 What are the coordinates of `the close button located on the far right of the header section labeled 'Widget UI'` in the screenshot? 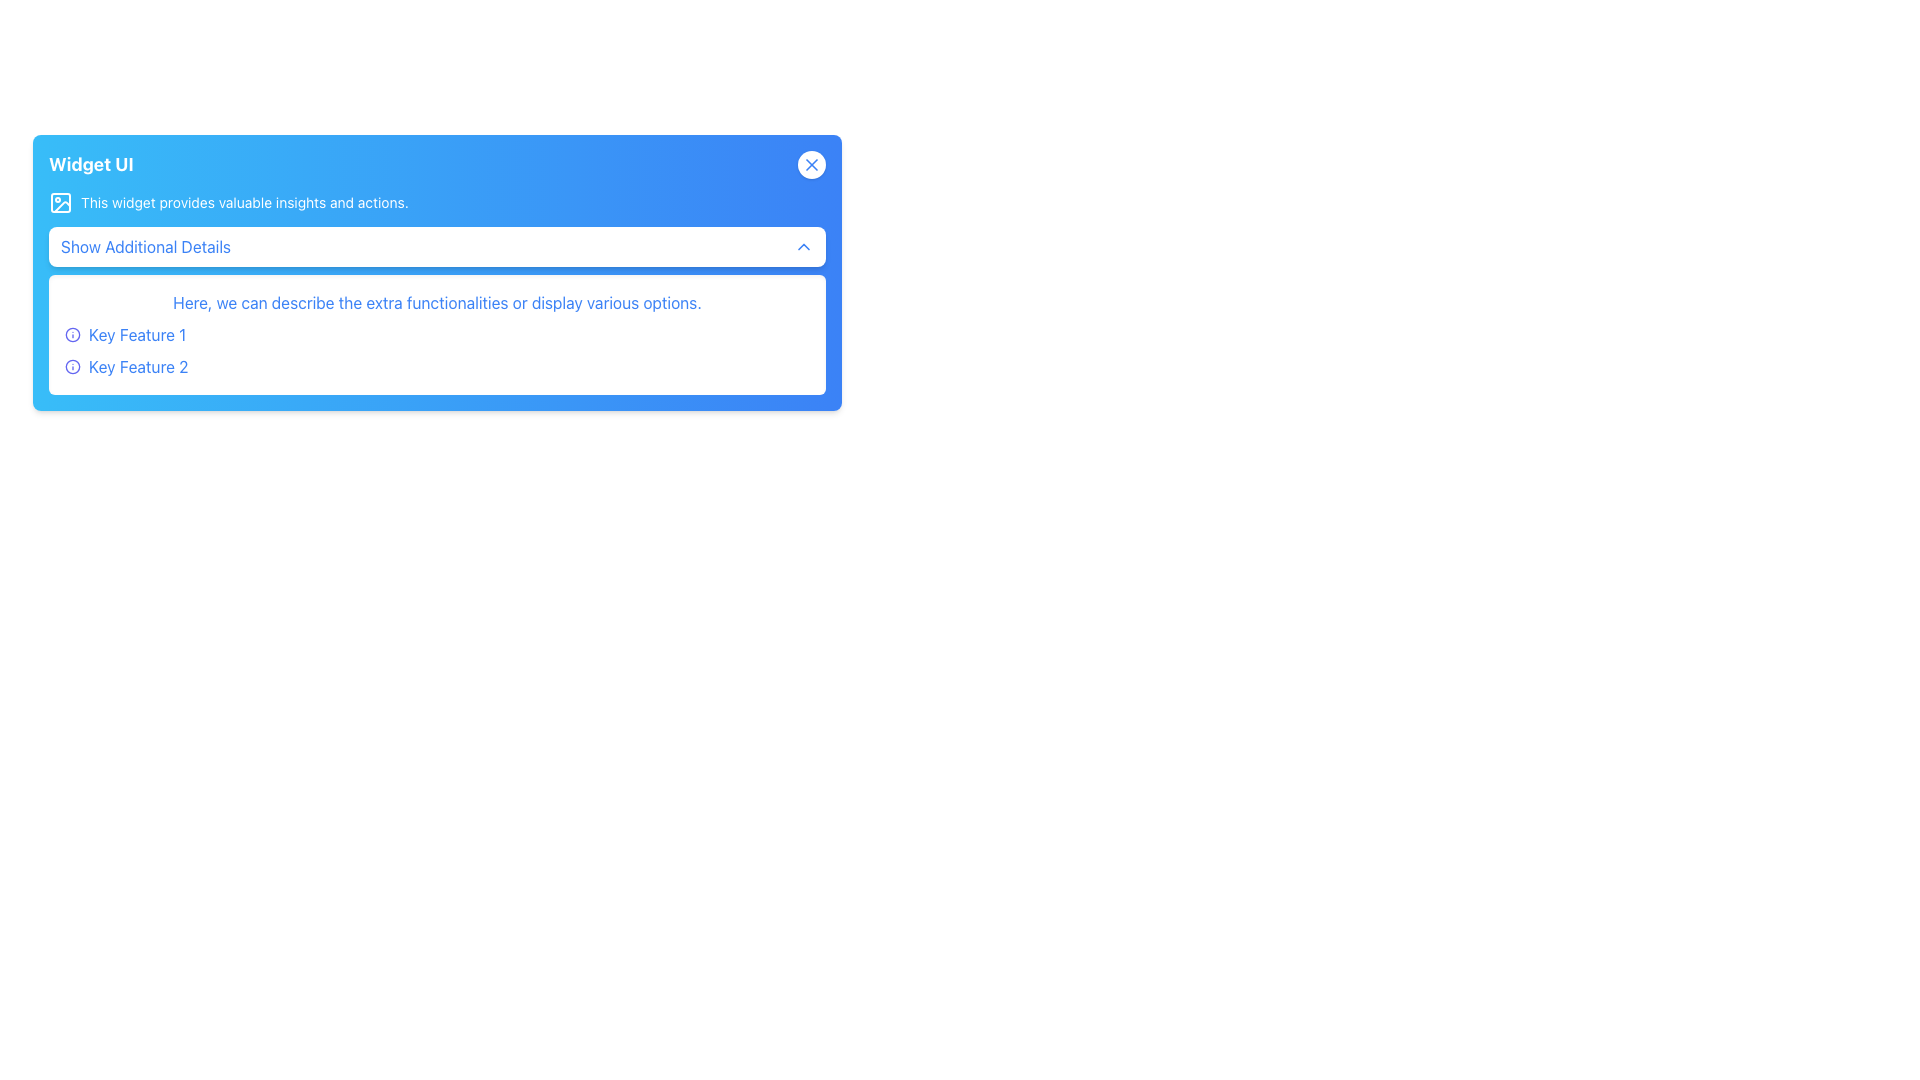 It's located at (811, 164).